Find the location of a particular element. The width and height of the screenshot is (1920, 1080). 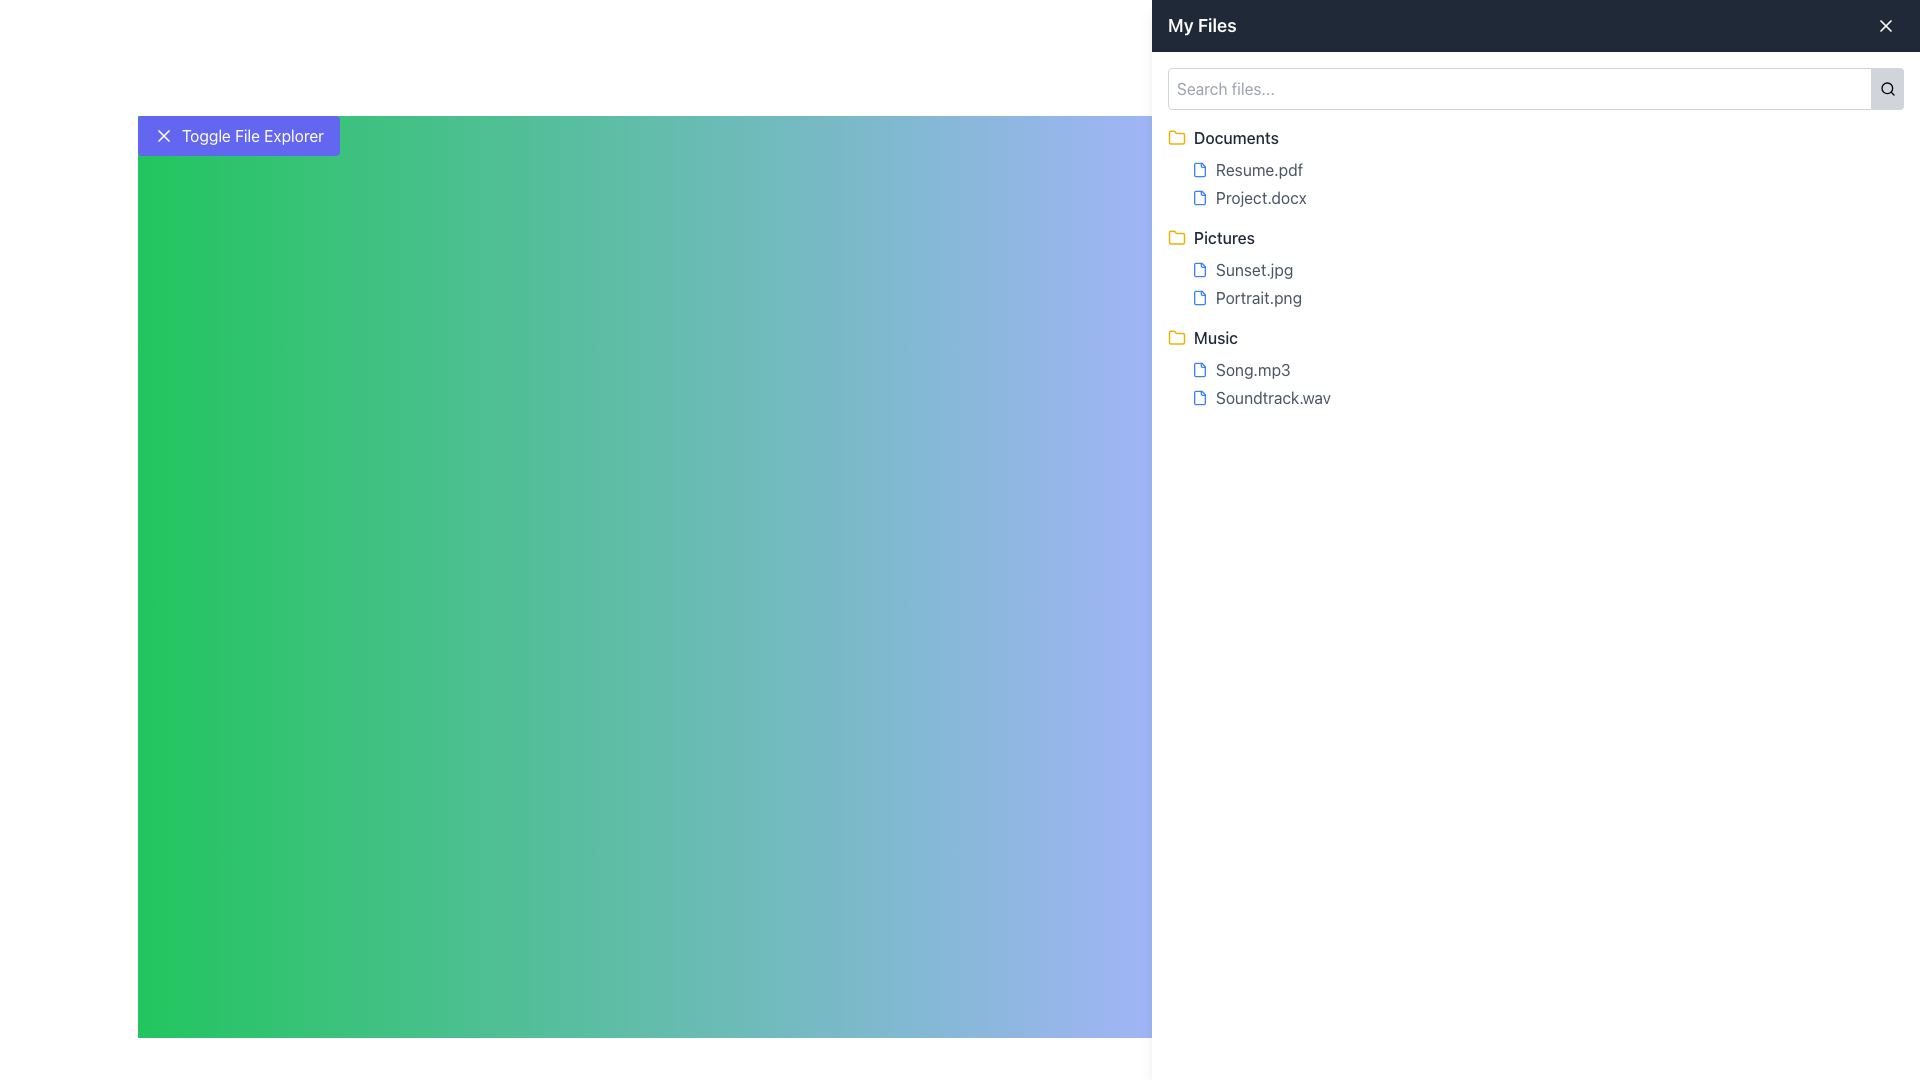

the 'Song.mp3' file entry in the Music folder is located at coordinates (1535, 384).